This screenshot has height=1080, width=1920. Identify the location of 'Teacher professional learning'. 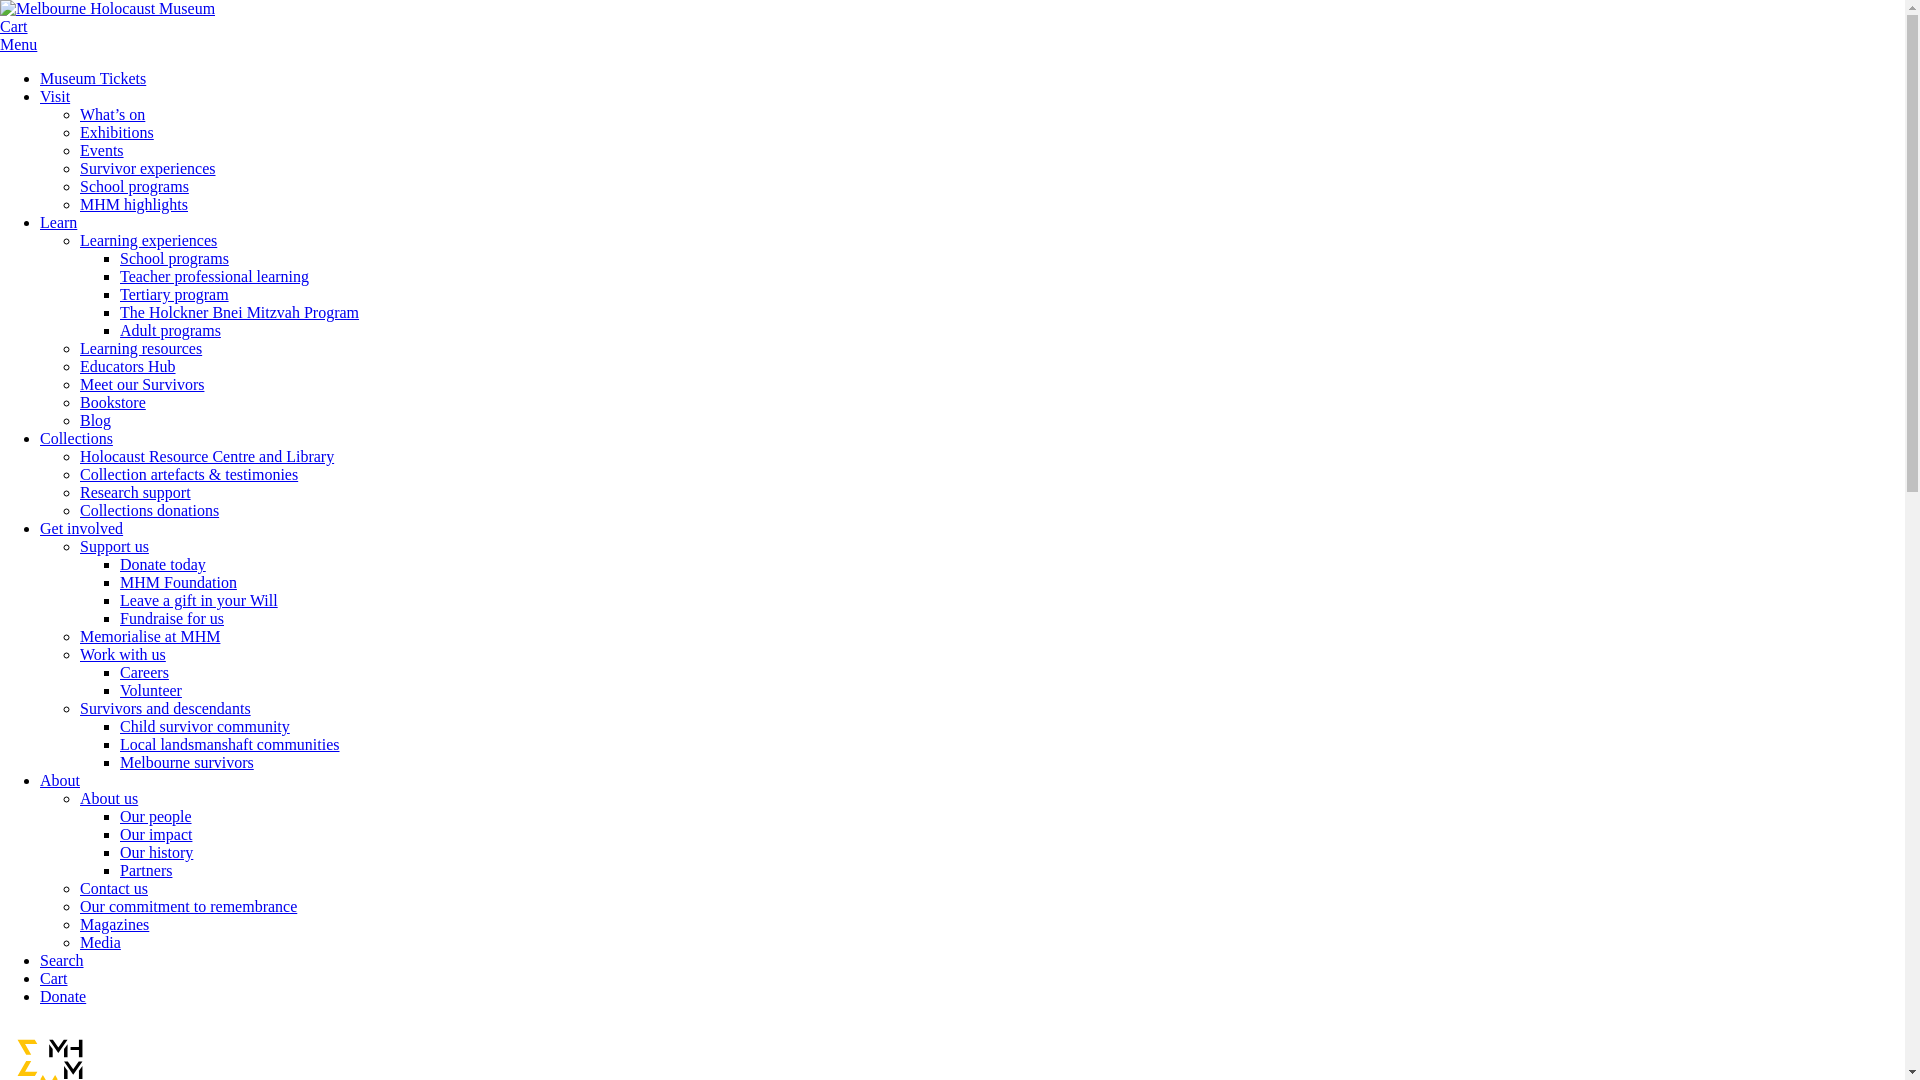
(214, 276).